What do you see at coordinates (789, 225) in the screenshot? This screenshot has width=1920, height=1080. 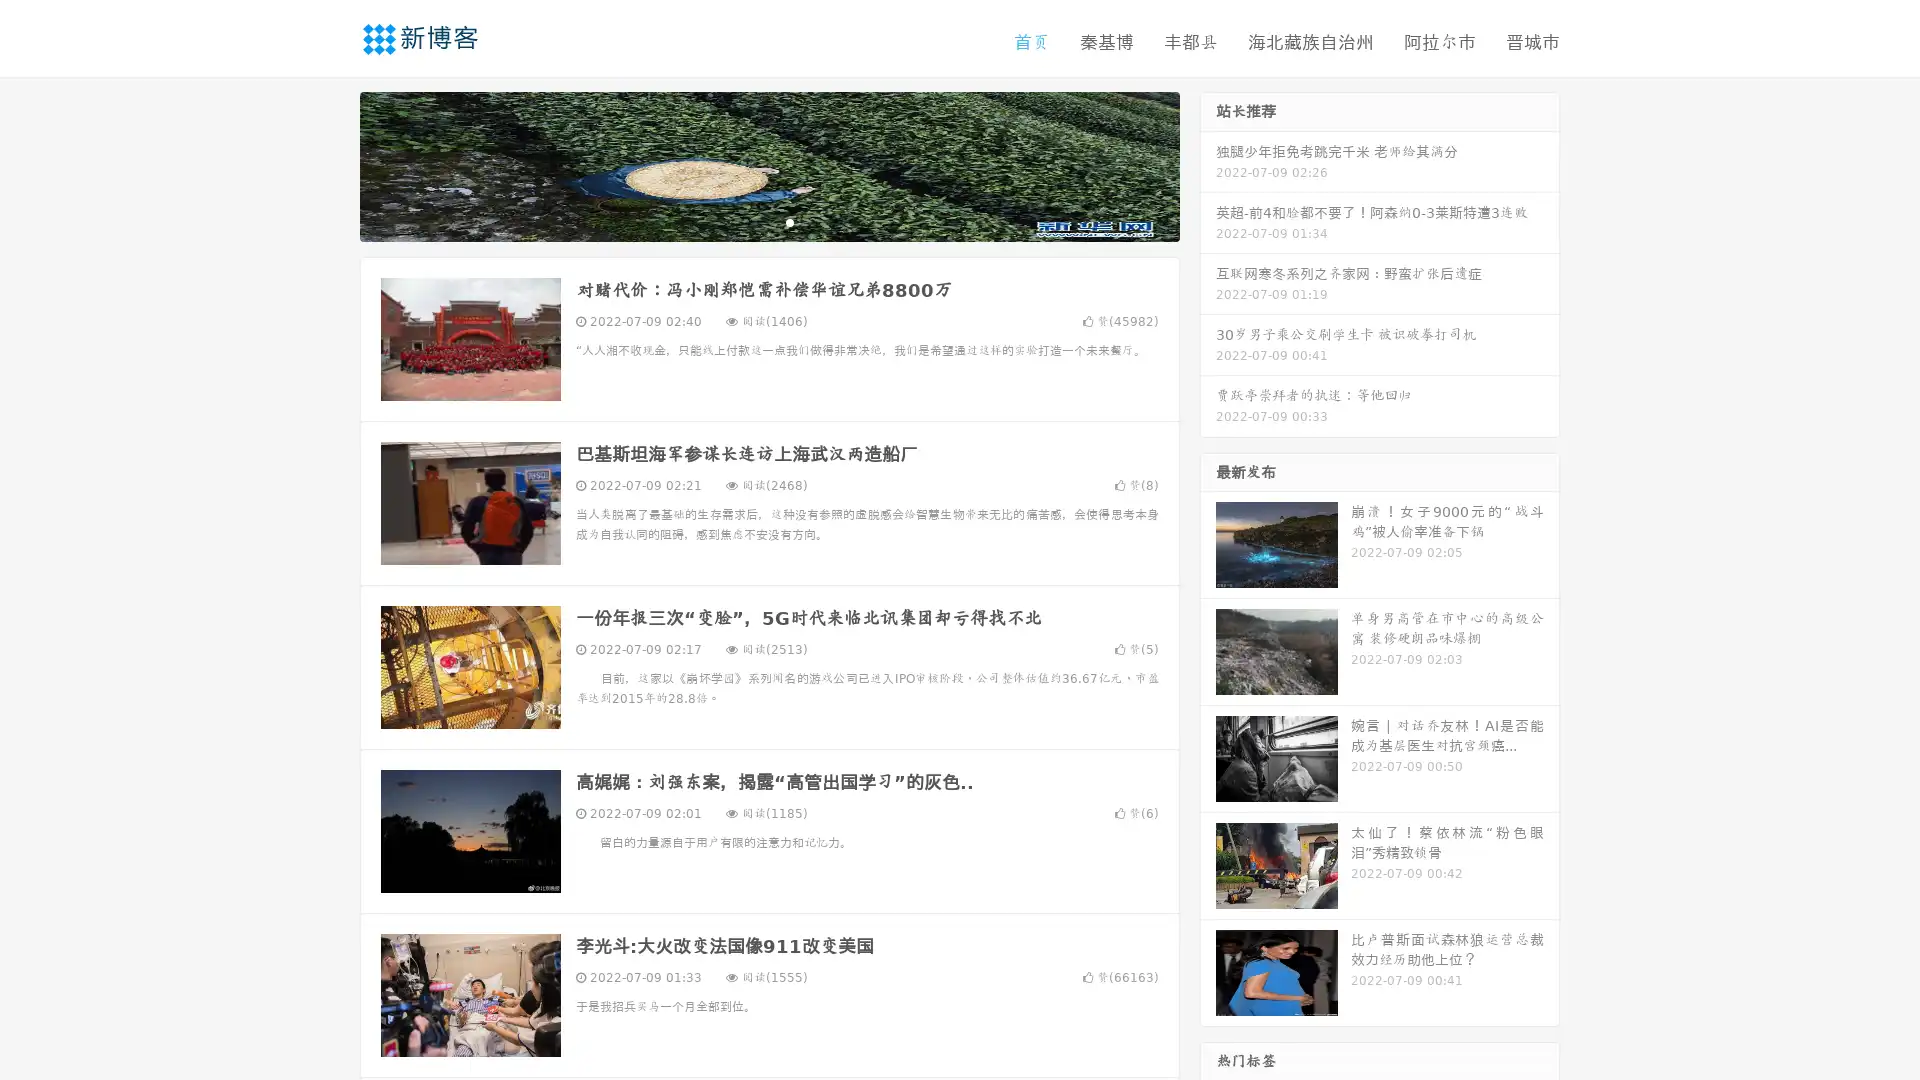 I see `Go to slide 3` at bounding box center [789, 225].